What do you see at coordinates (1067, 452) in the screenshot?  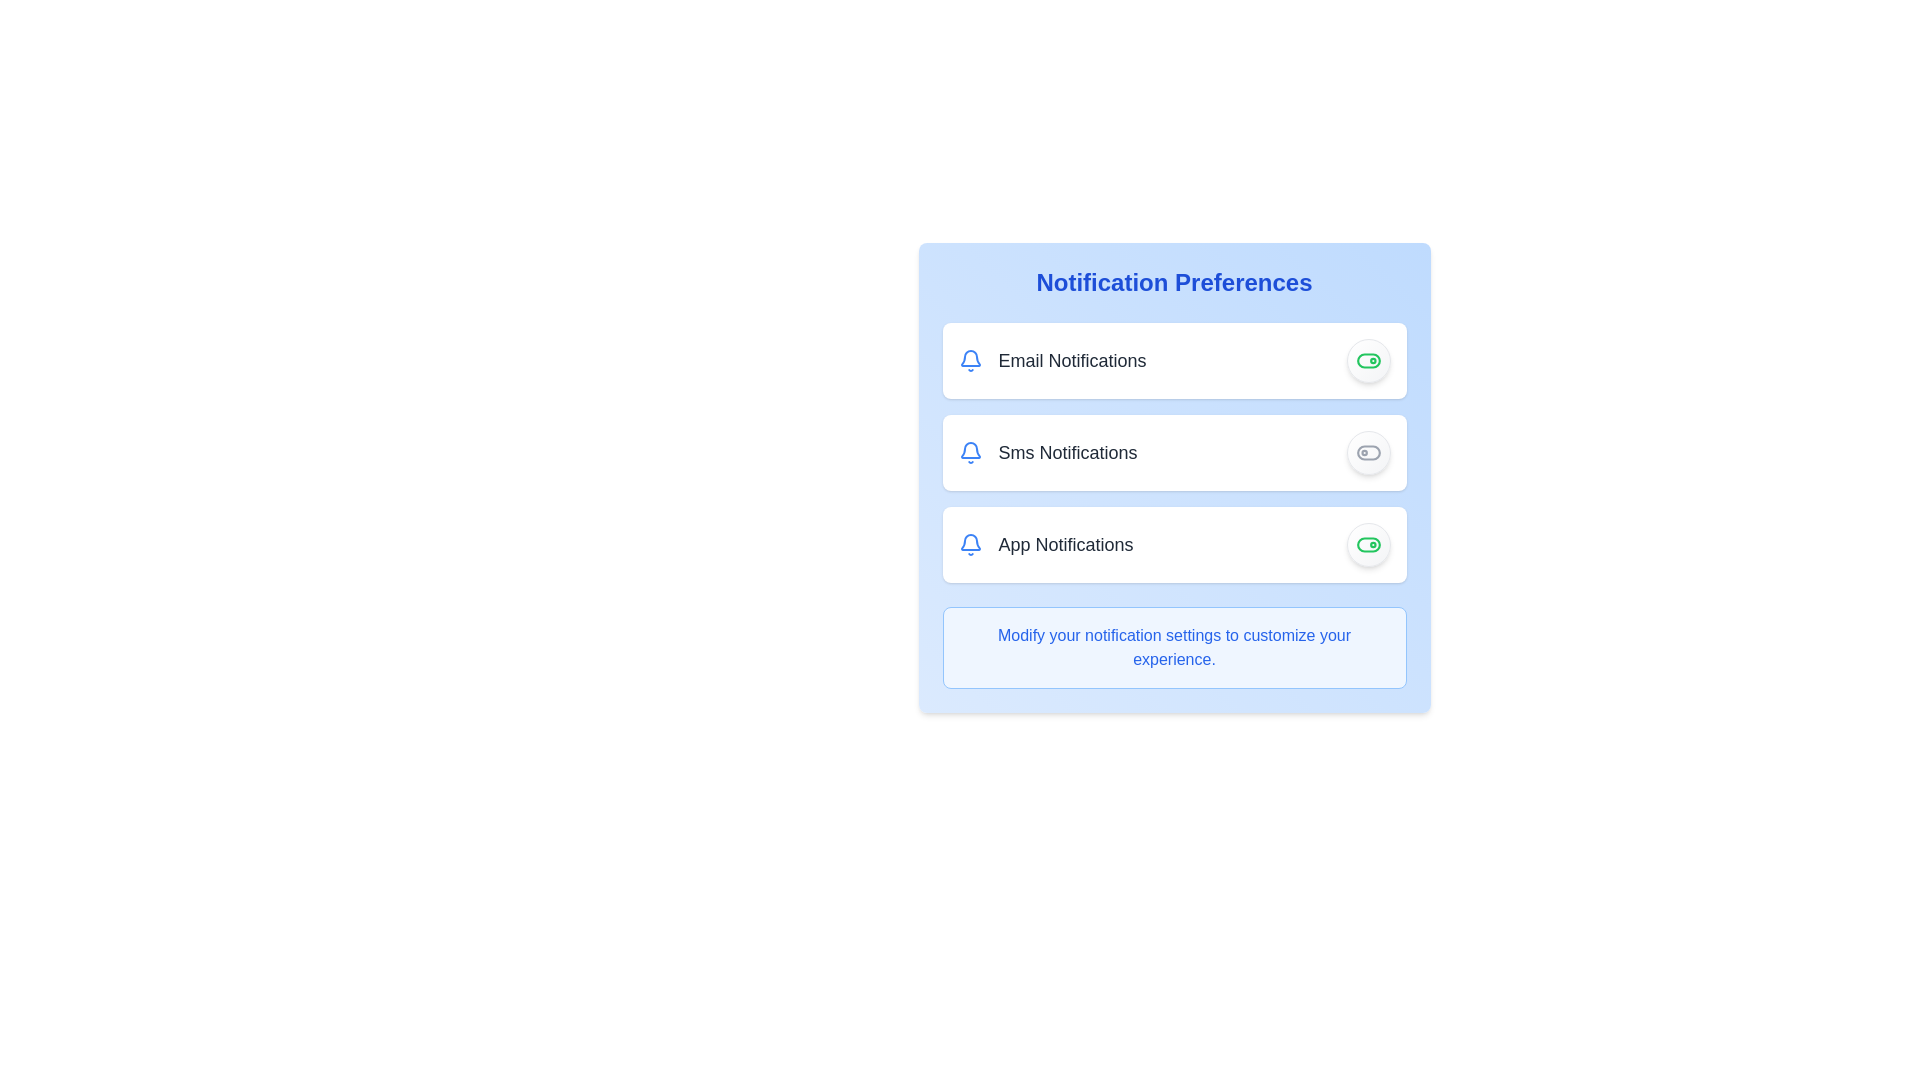 I see `the static text label indicating SMS Notifications, which is located in the second row of notification options, between a notification bell icon on the left and a toggle switch on the right` at bounding box center [1067, 452].